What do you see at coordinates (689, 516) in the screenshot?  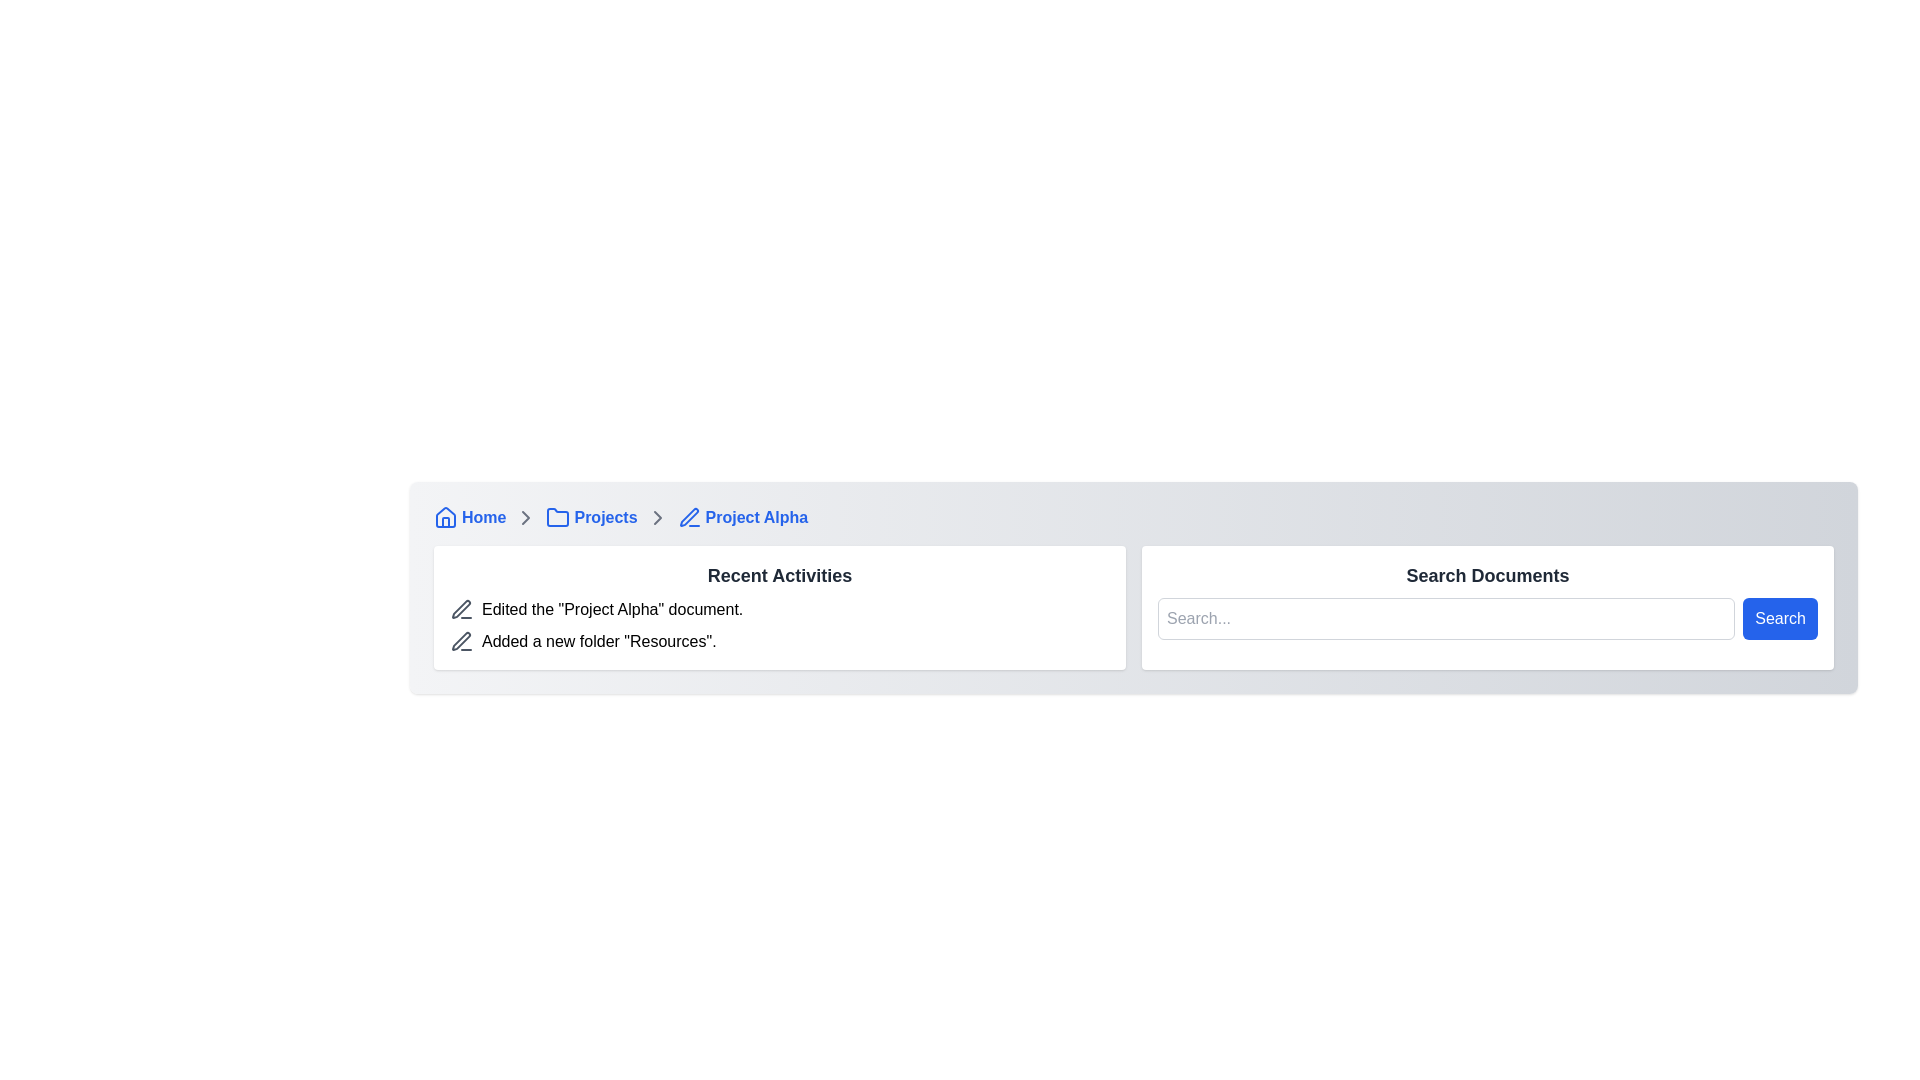 I see `the editing icon located in the breadcrumb navigation bar to the left of the 'Project Alpha' text` at bounding box center [689, 516].